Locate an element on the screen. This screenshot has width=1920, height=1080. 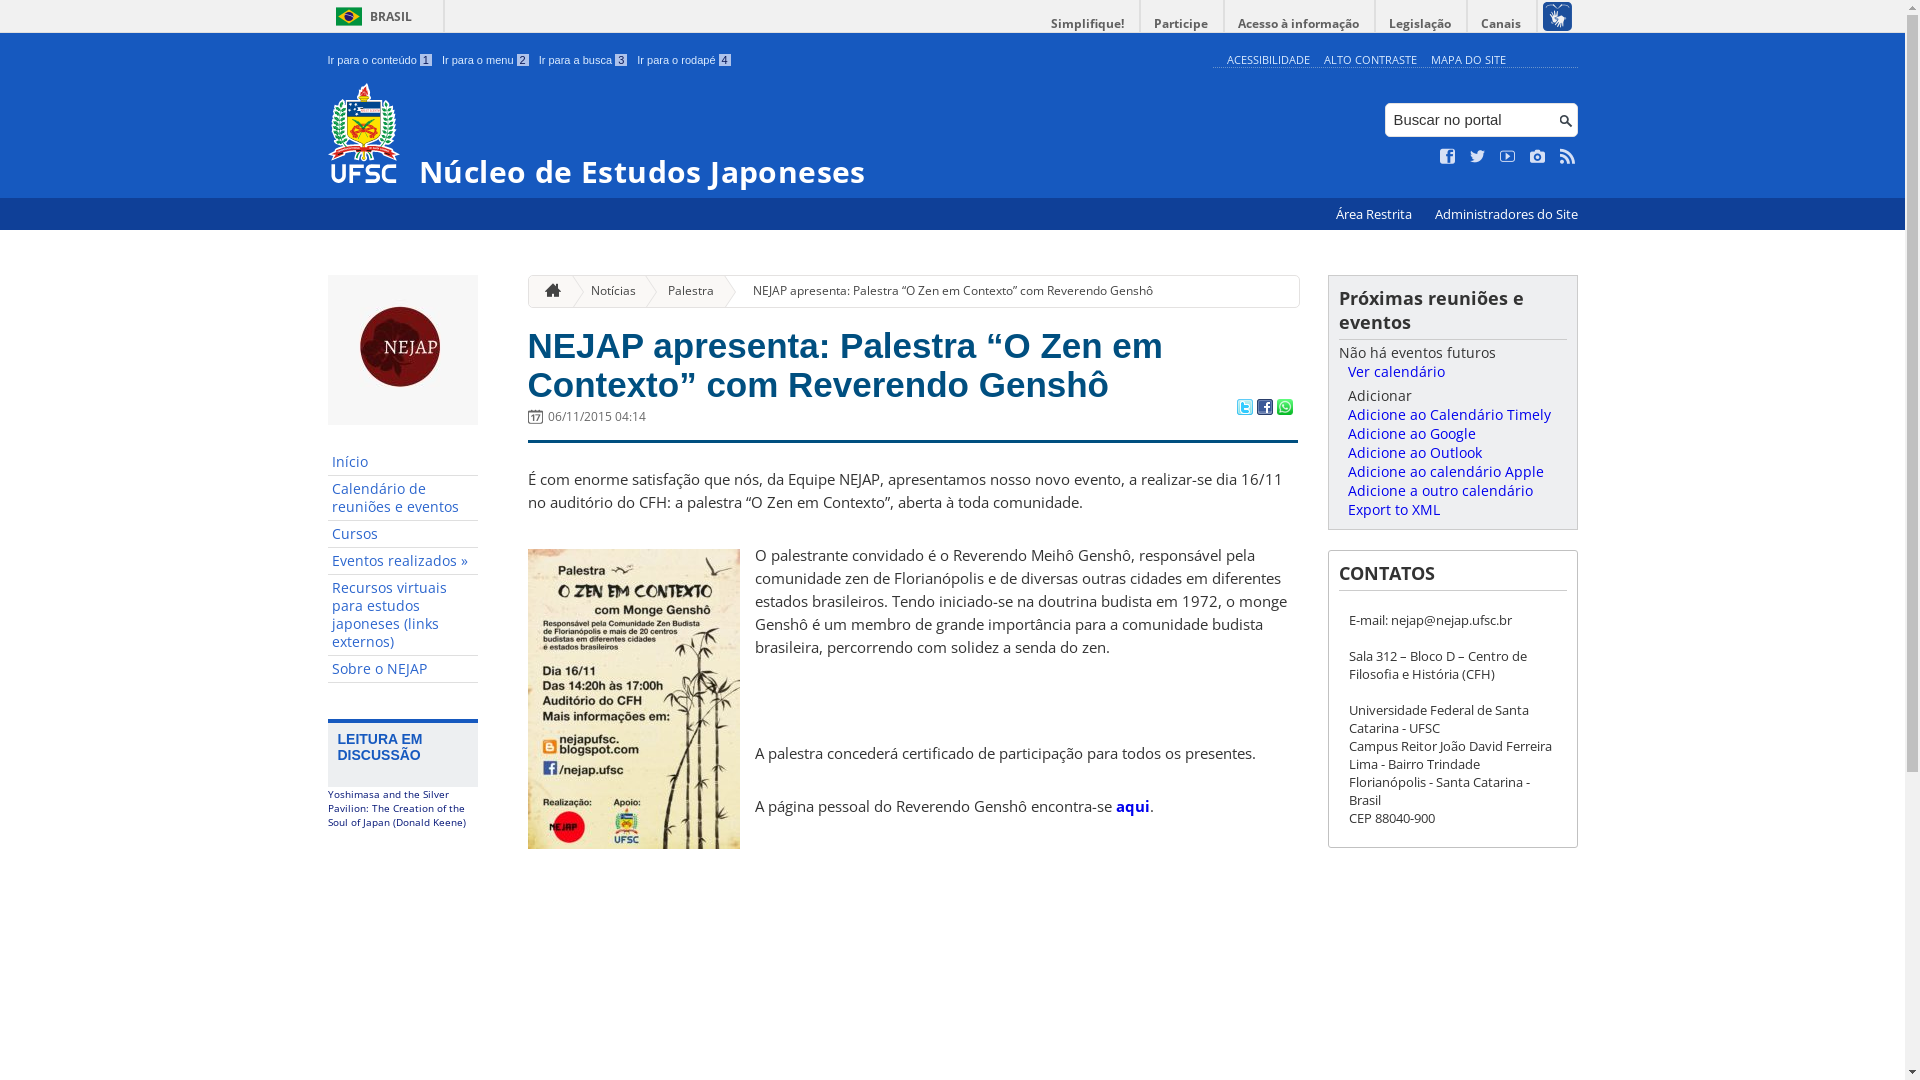
'ACESSIBILIDADE' is located at coordinates (1224, 58).